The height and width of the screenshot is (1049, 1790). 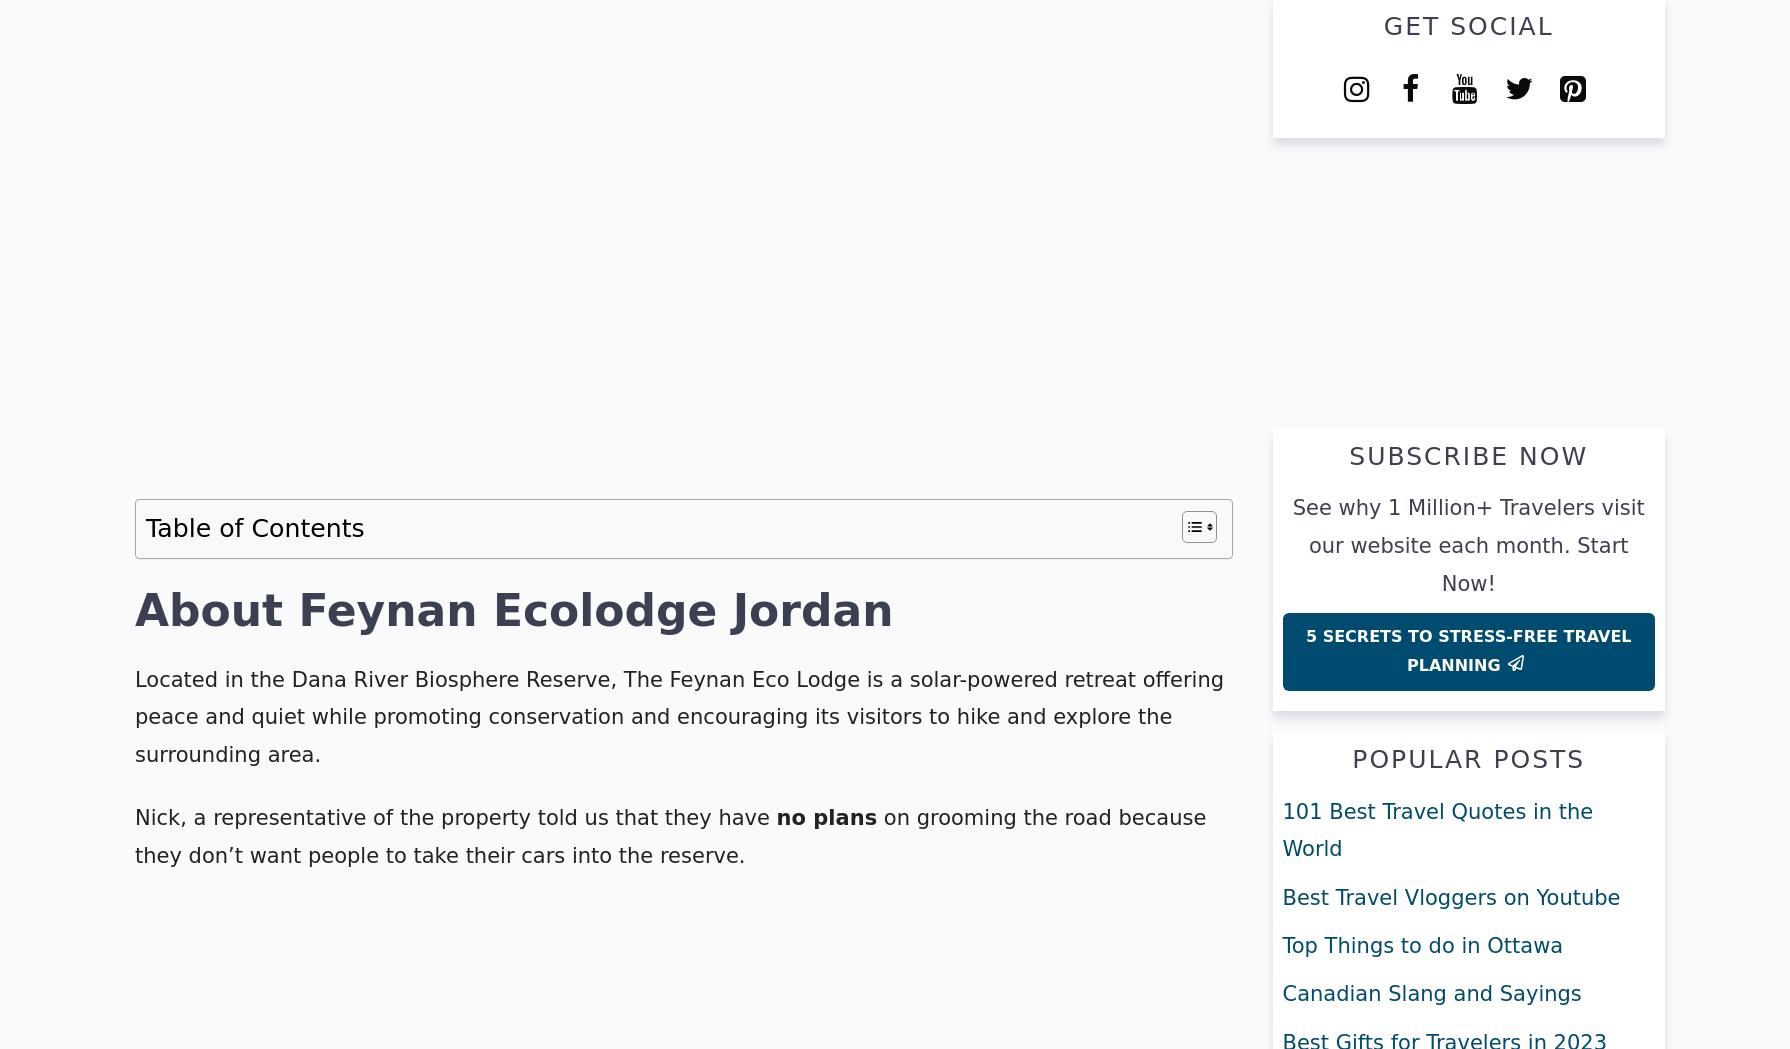 What do you see at coordinates (1467, 758) in the screenshot?
I see `'Popular Posts'` at bounding box center [1467, 758].